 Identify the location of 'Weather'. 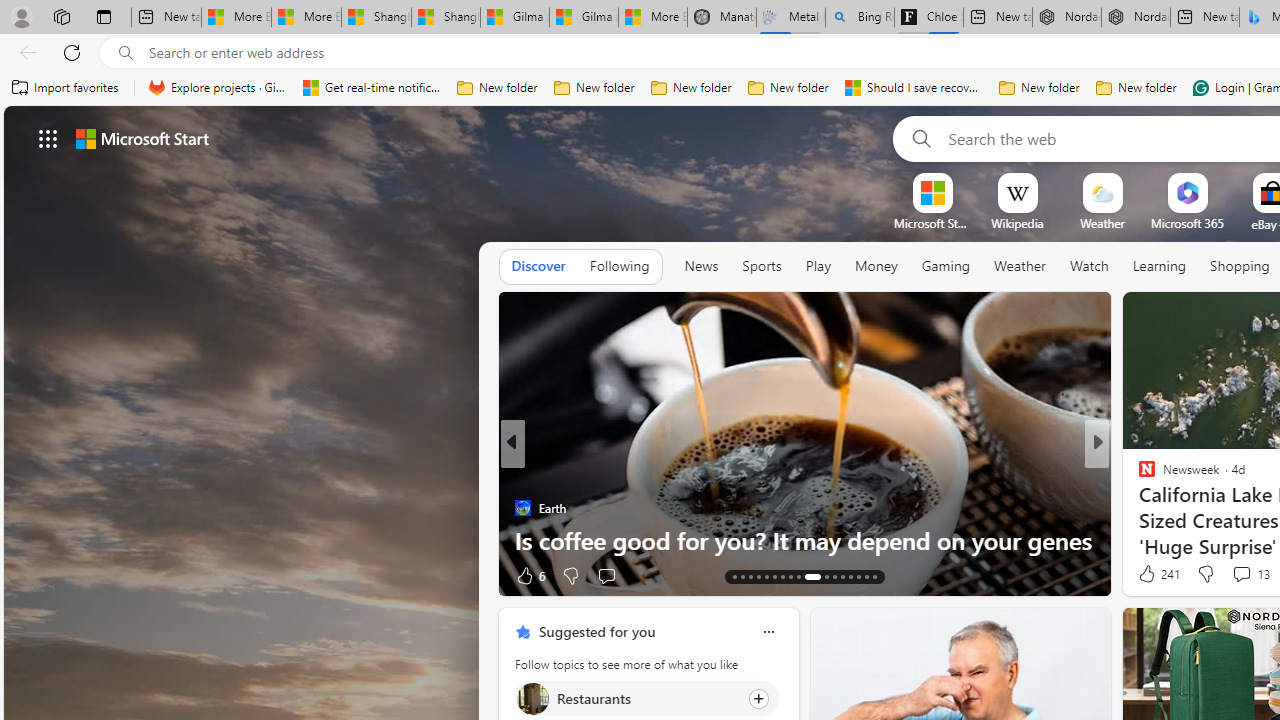
(1020, 266).